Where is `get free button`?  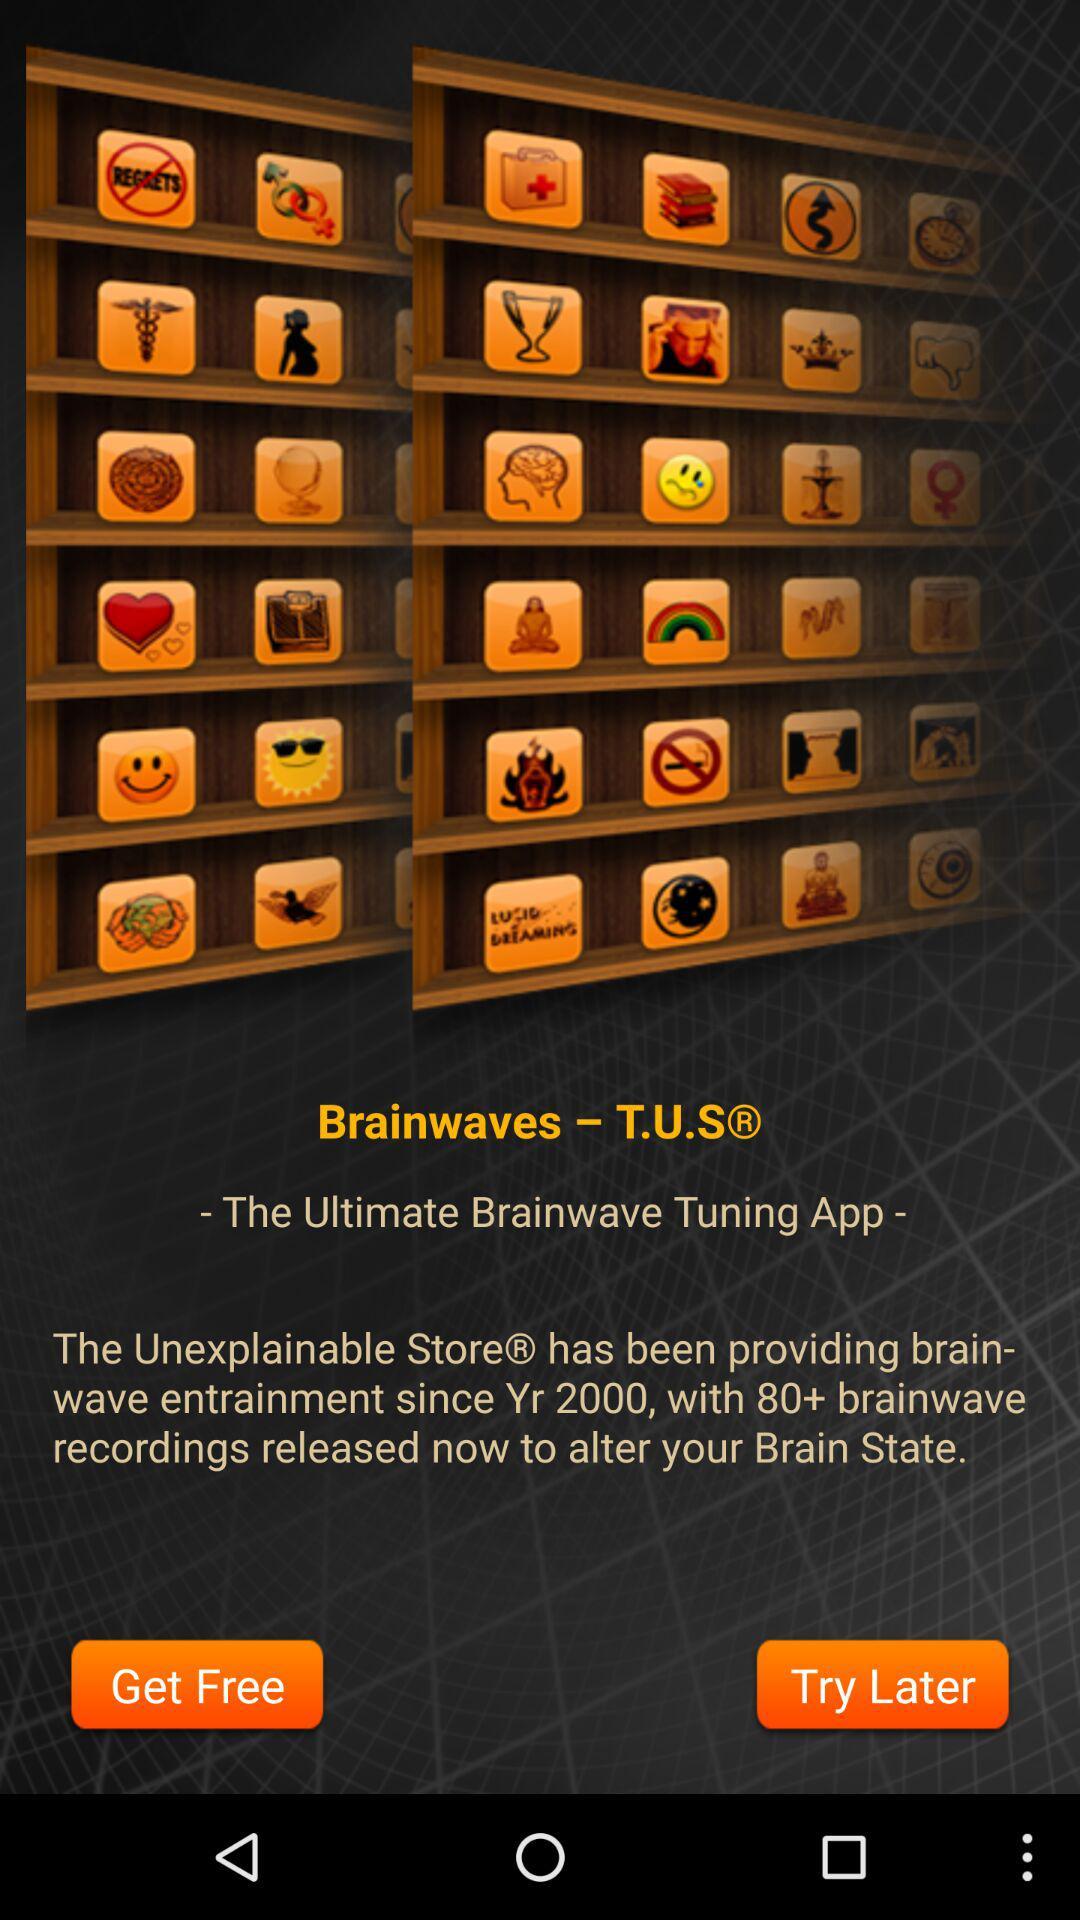
get free button is located at coordinates (197, 1688).